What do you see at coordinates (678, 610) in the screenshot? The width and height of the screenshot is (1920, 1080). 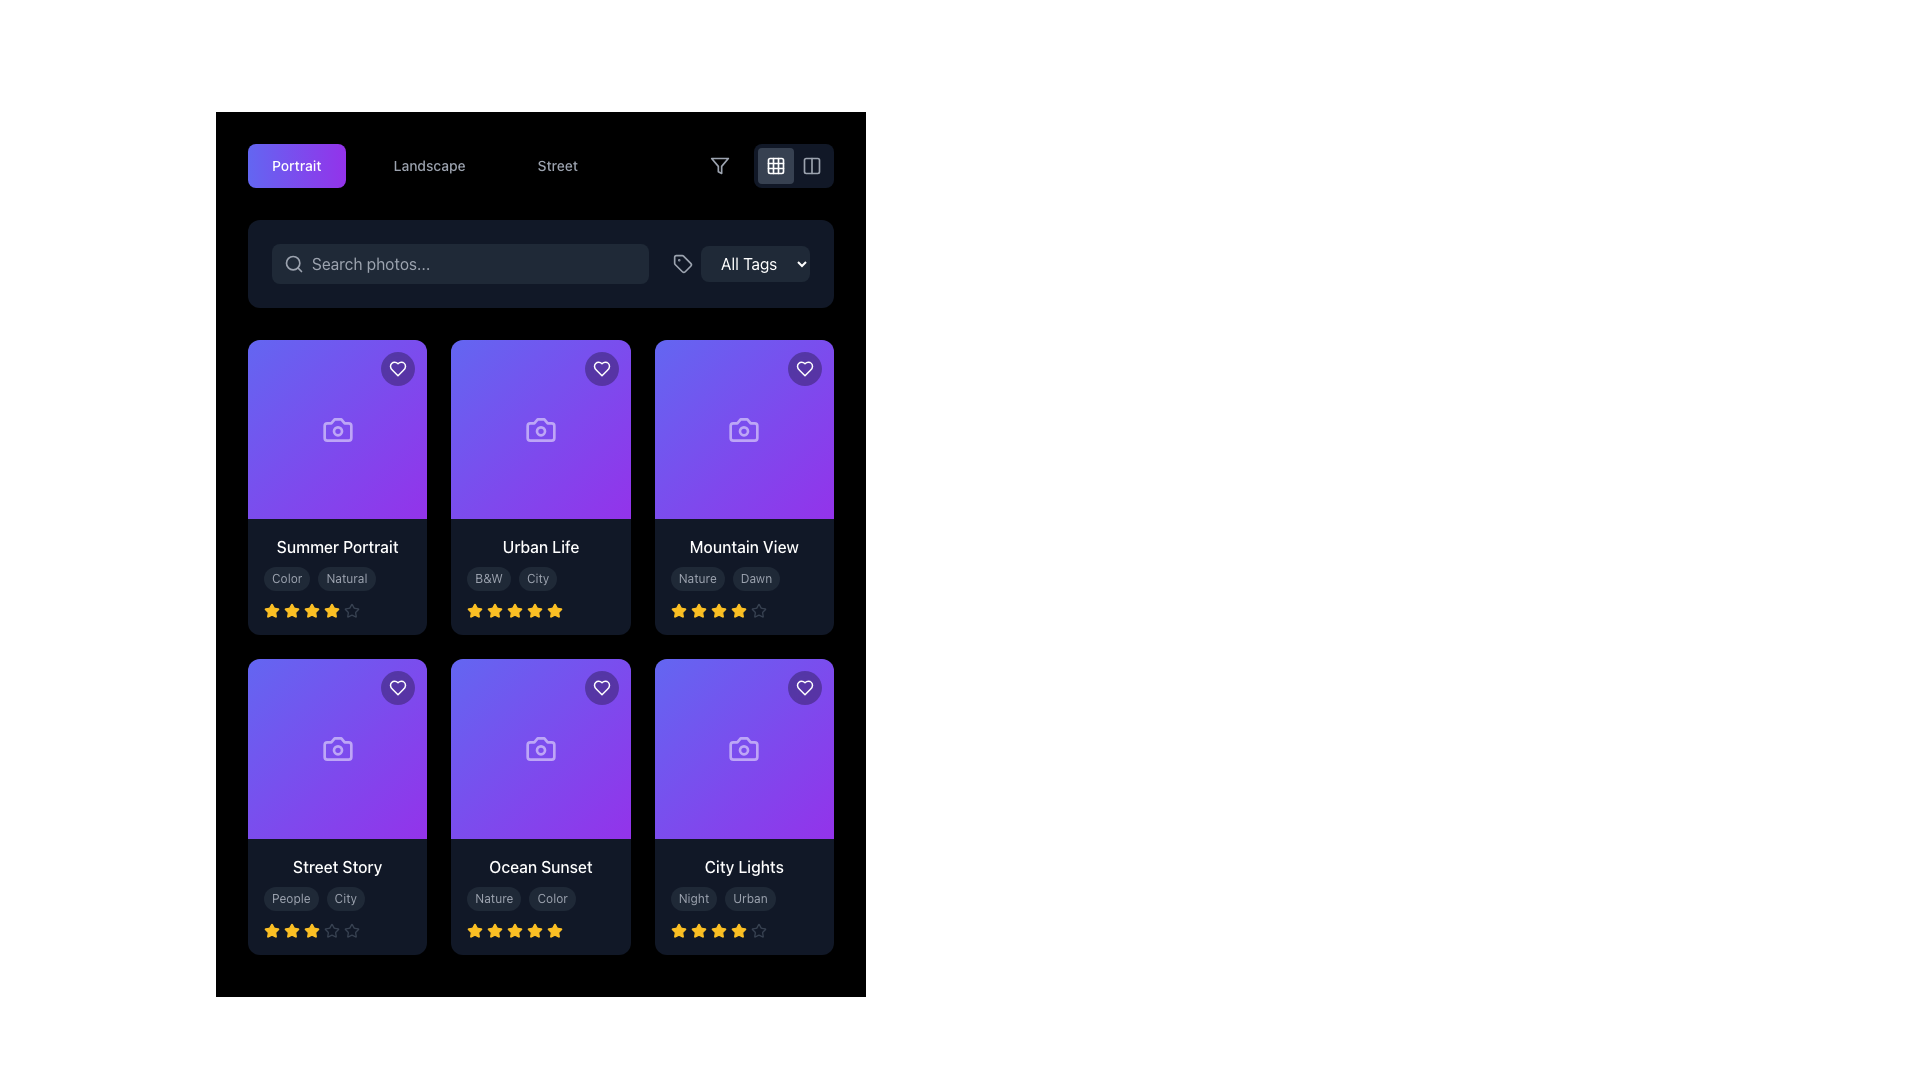 I see `the third star in the five-star rating system located in the card labeled 'Mountain View'` at bounding box center [678, 610].